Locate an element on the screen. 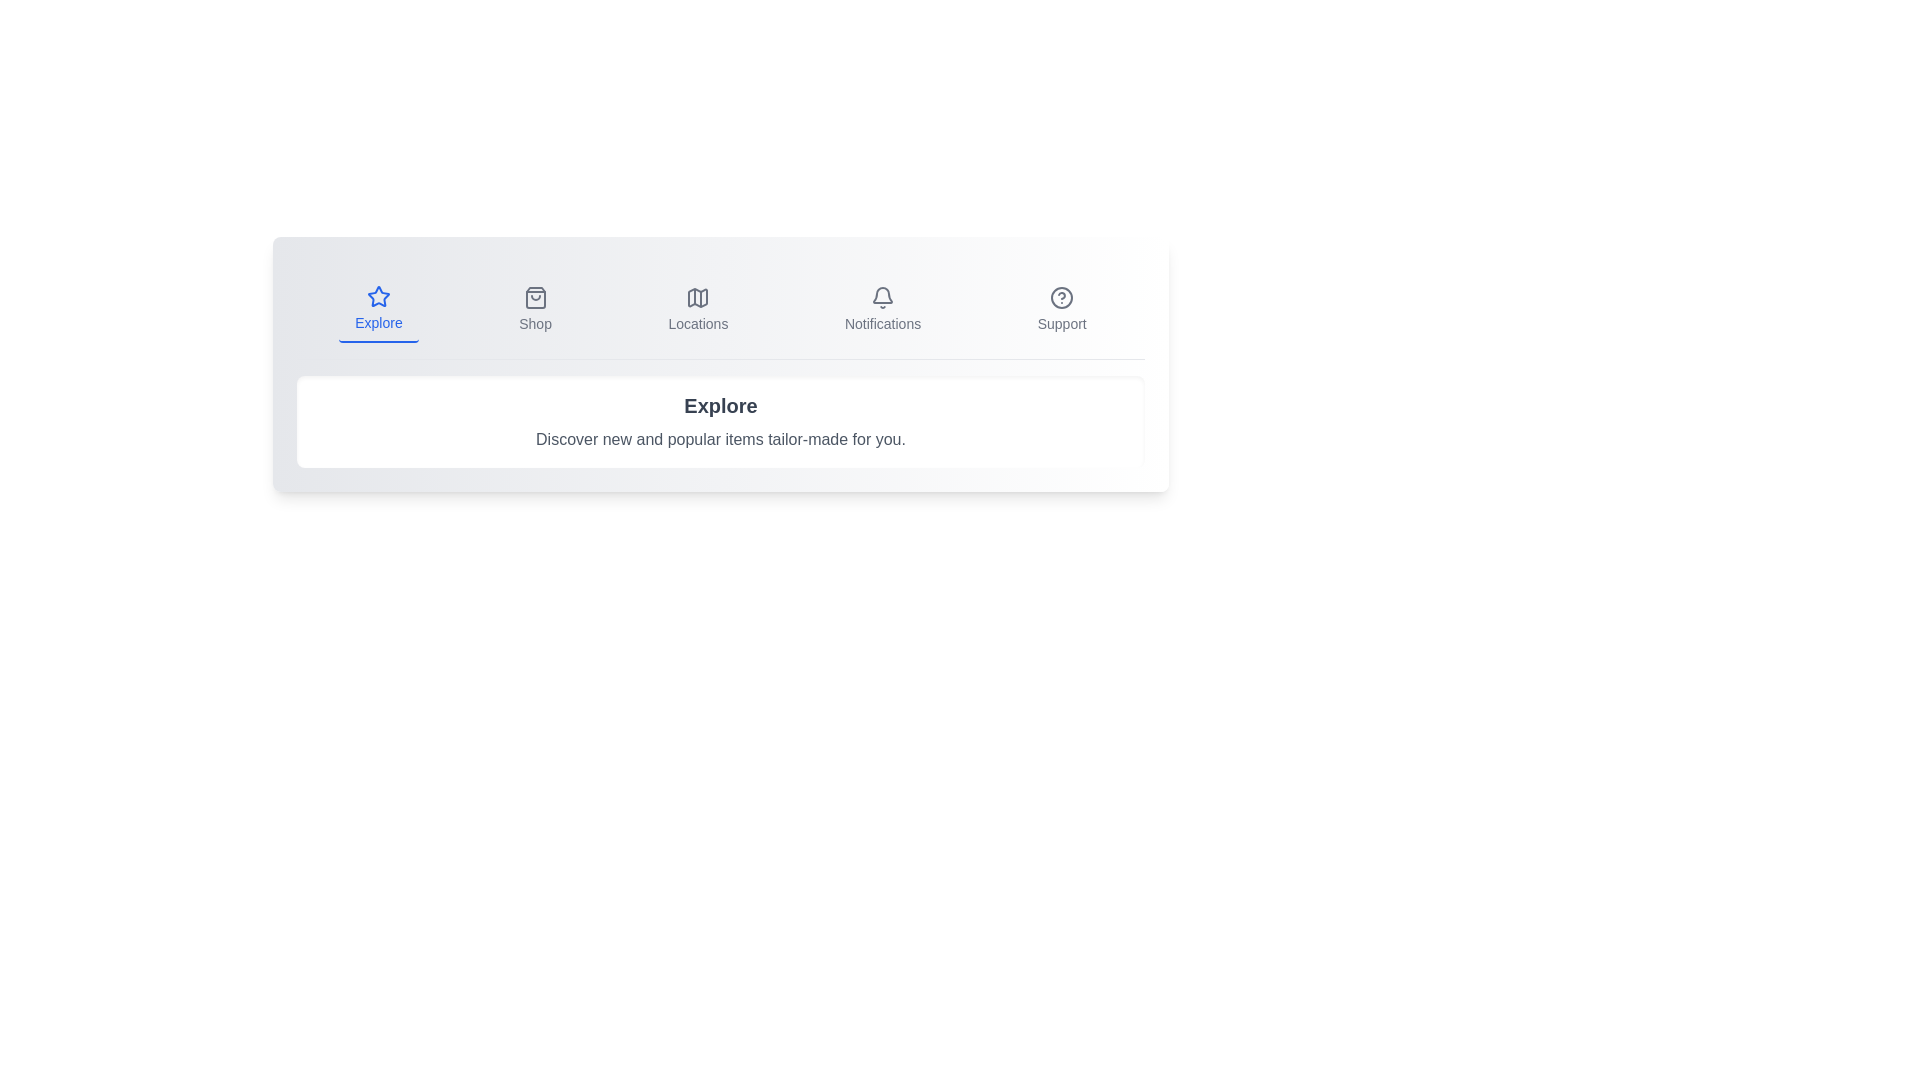  the 'Explore' text label which is styled in blue color and located below the star icon in the upper left section of the horizontal navigation bar is located at coordinates (379, 322).